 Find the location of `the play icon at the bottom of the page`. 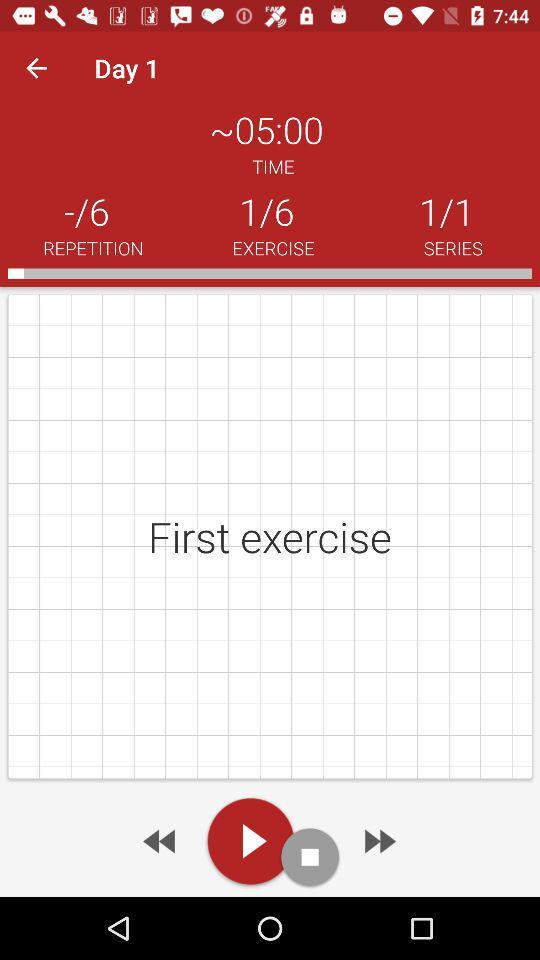

the play icon at the bottom of the page is located at coordinates (250, 840).